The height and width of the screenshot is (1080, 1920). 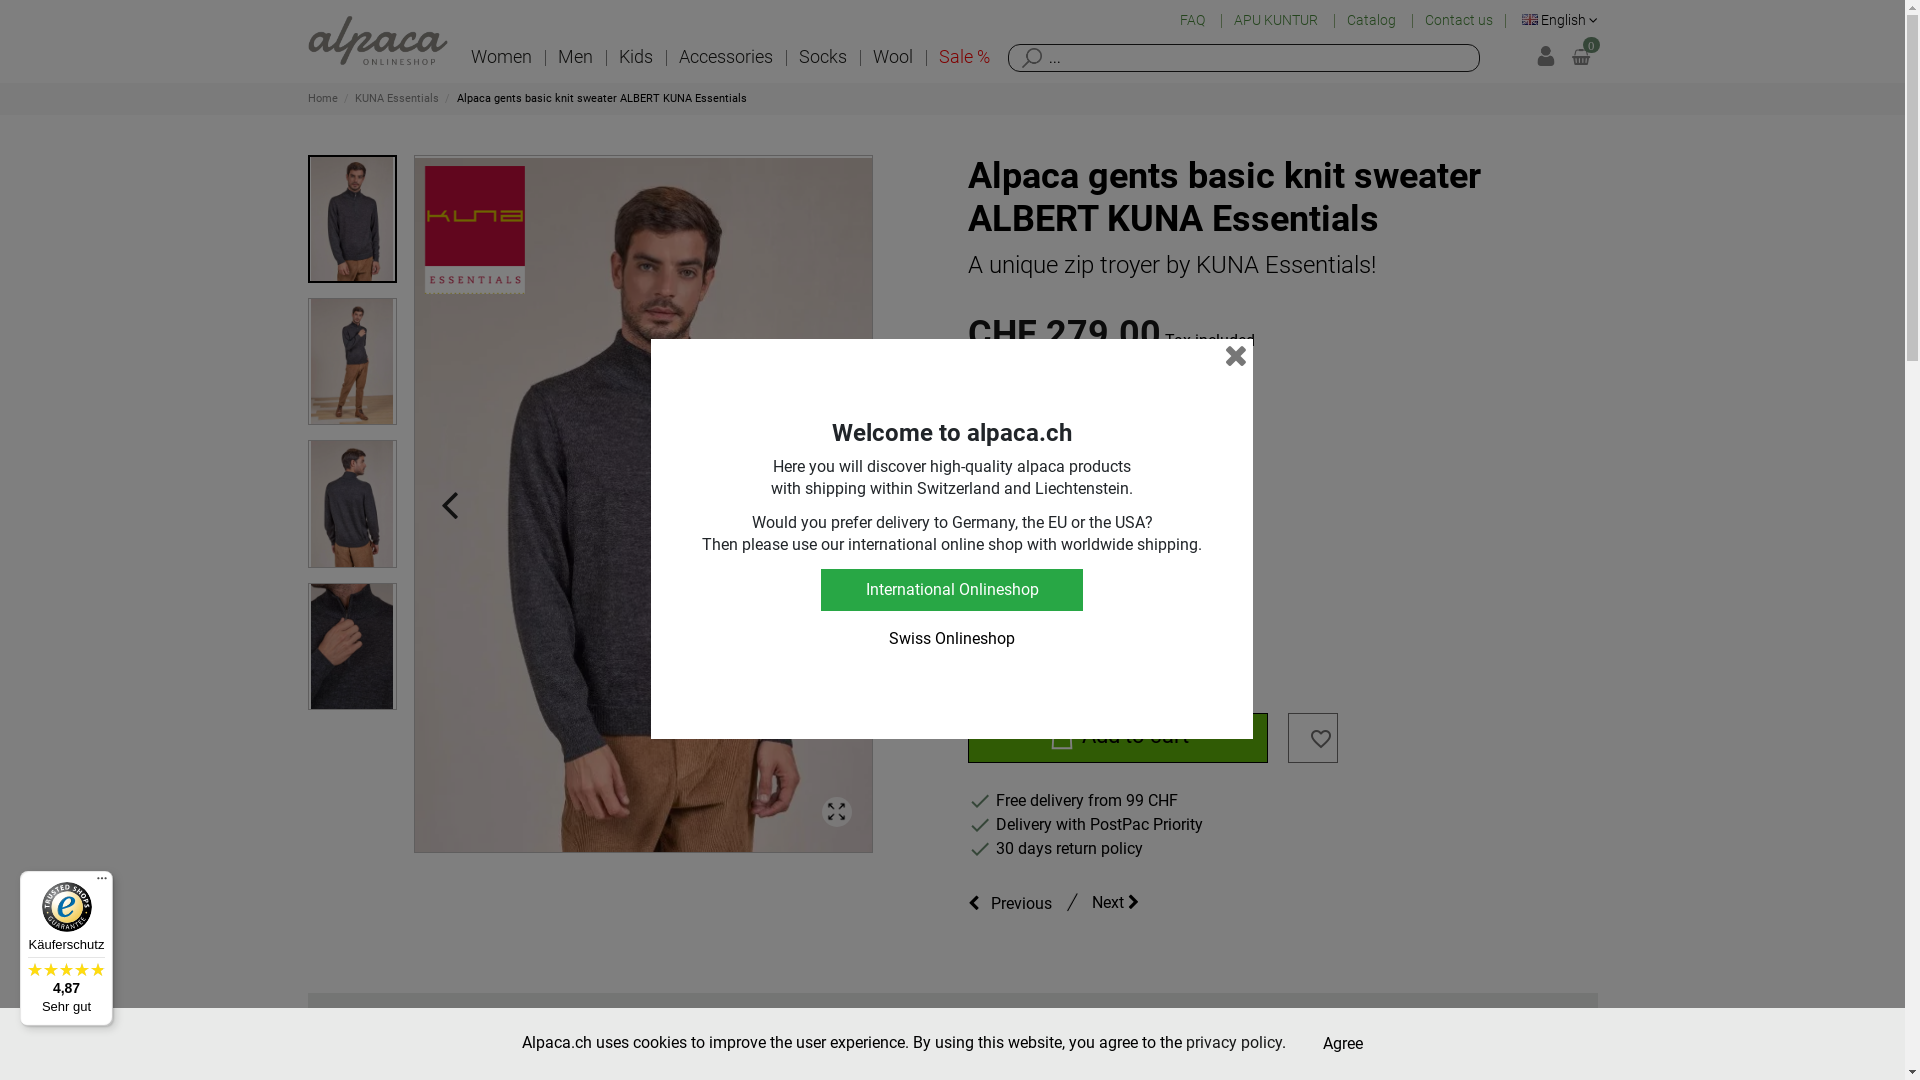 What do you see at coordinates (1320, 743) in the screenshot?
I see `'favorite_border'` at bounding box center [1320, 743].